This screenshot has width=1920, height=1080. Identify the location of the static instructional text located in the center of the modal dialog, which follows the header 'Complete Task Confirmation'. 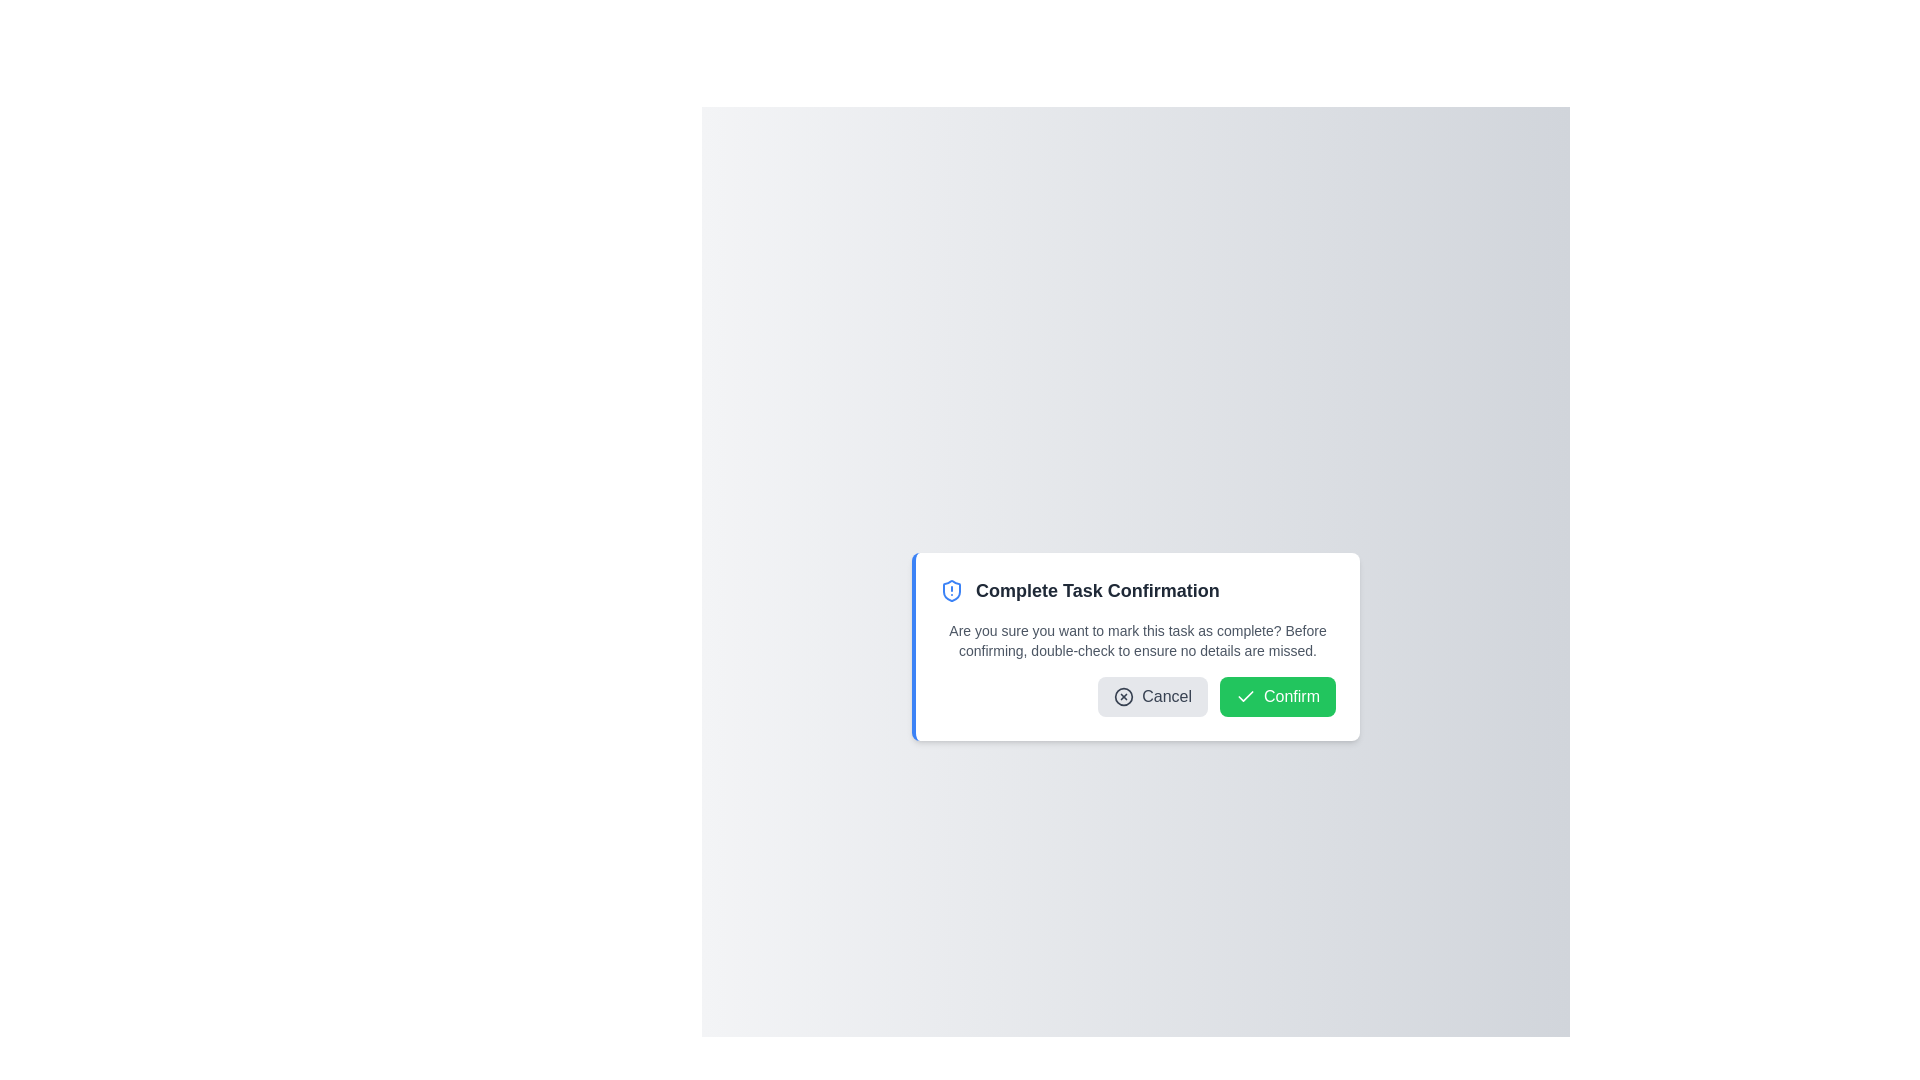
(1137, 640).